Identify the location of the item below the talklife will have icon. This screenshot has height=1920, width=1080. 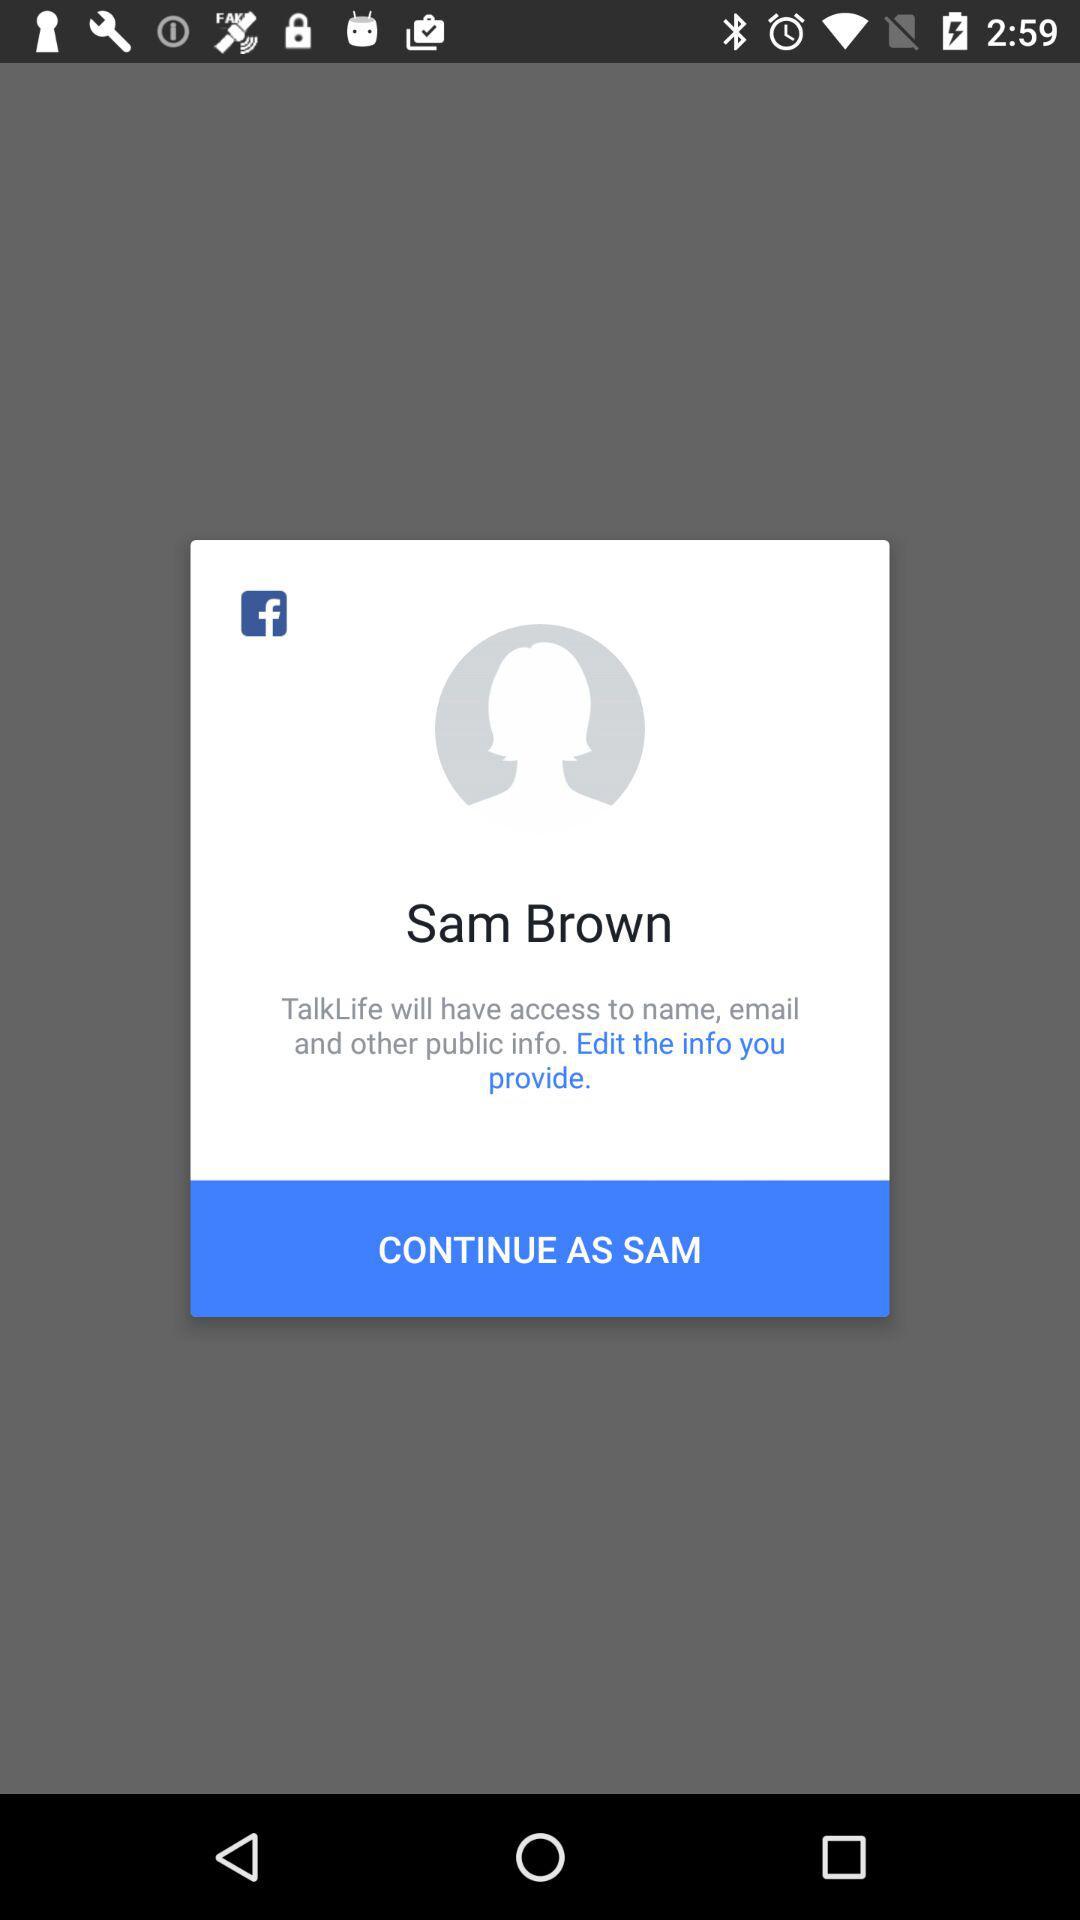
(540, 1247).